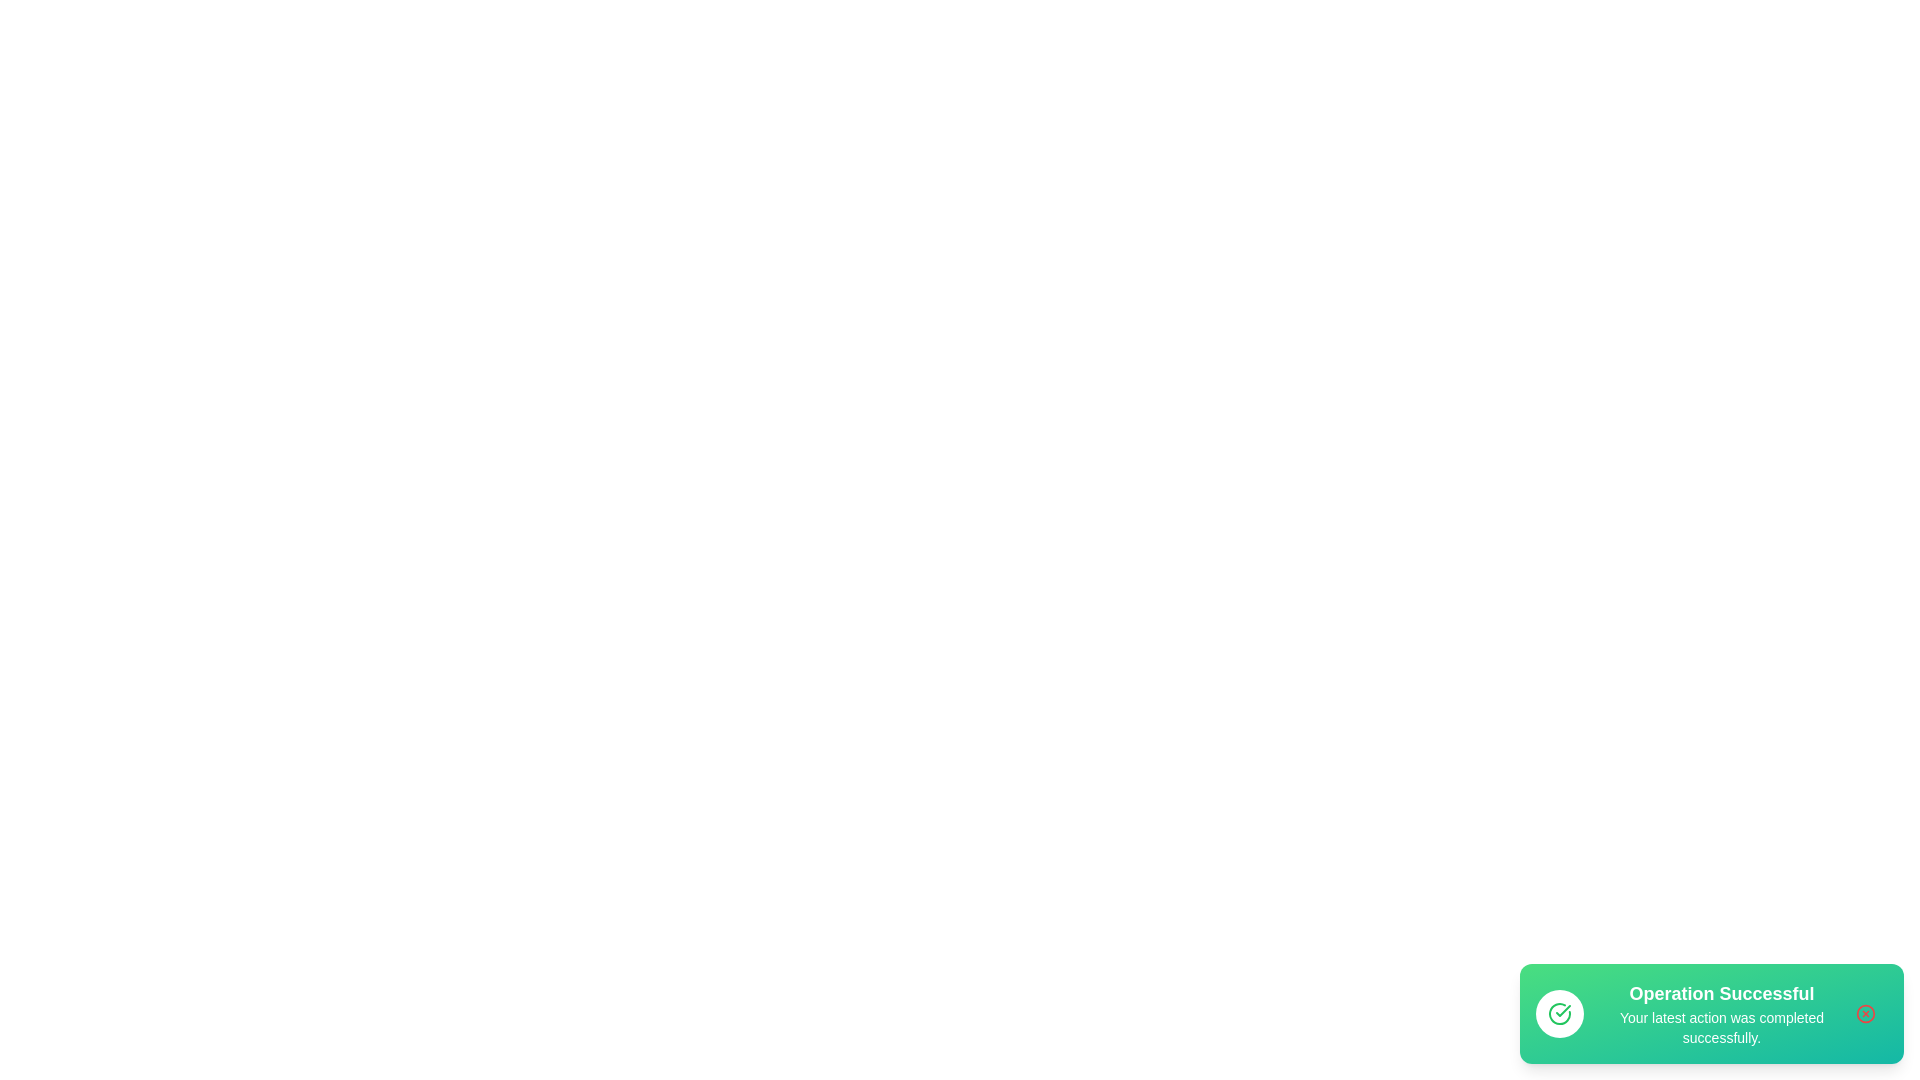 This screenshot has width=1920, height=1080. What do you see at coordinates (1865, 1014) in the screenshot?
I see `the close button to dismiss the notification` at bounding box center [1865, 1014].